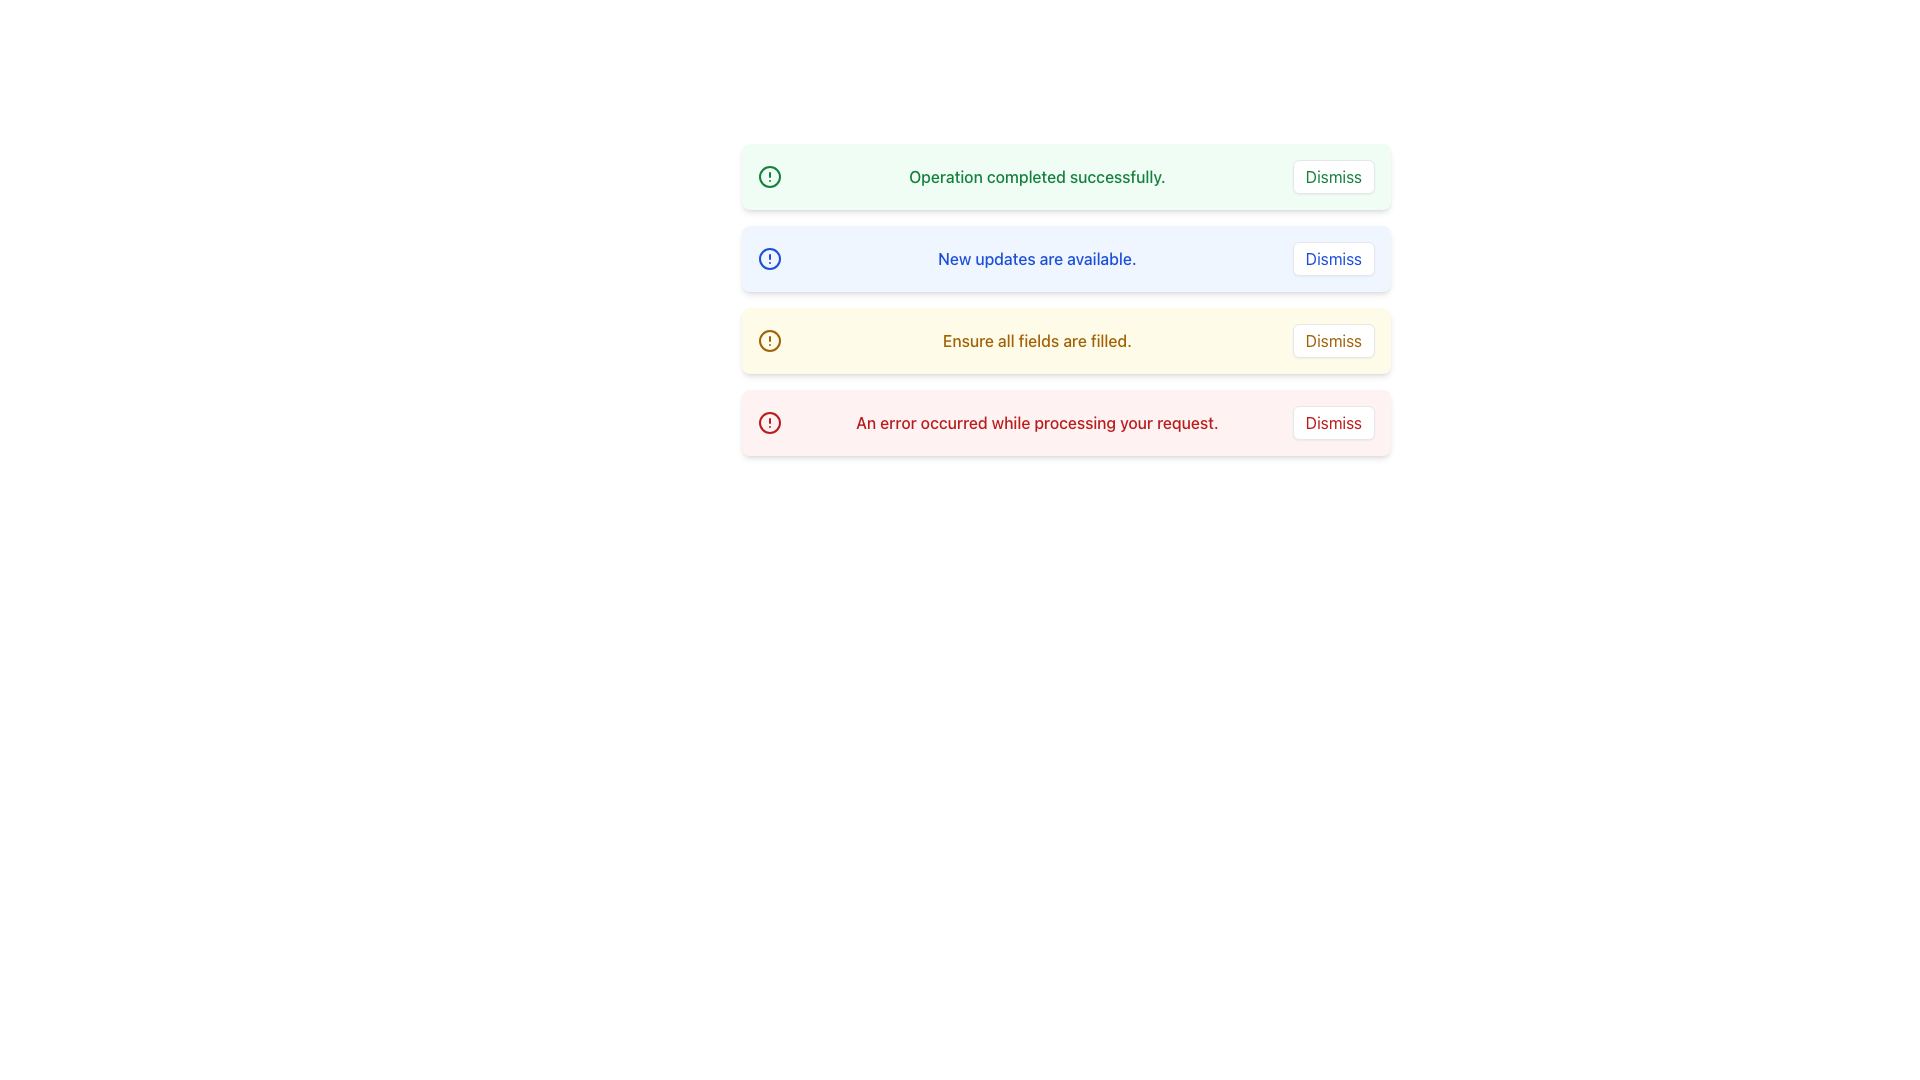 Image resolution: width=1920 pixels, height=1080 pixels. I want to click on the Text Label displaying an error message located inside a notification card at the bottom of a vertically stacked list, adjacent to the 'Dismiss' button, so click(1037, 422).